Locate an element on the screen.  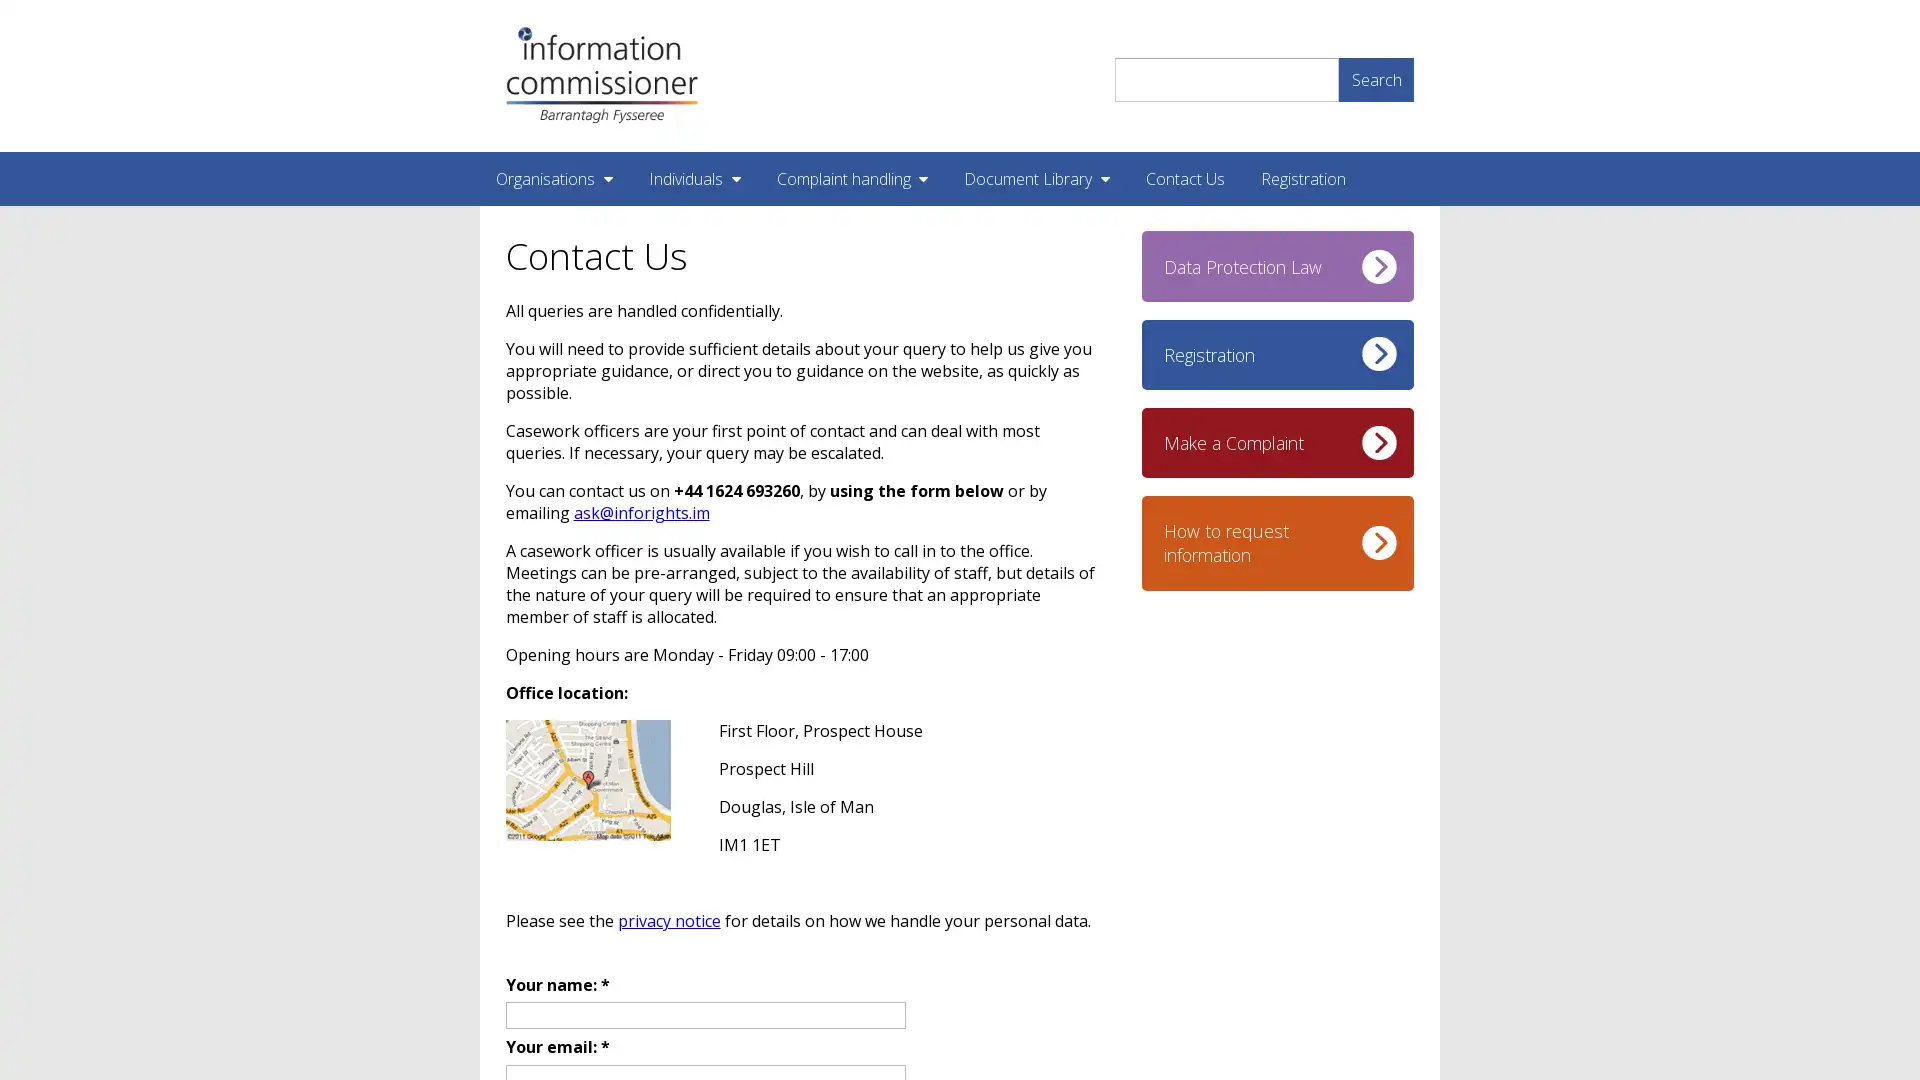
Search is located at coordinates (1375, 77).